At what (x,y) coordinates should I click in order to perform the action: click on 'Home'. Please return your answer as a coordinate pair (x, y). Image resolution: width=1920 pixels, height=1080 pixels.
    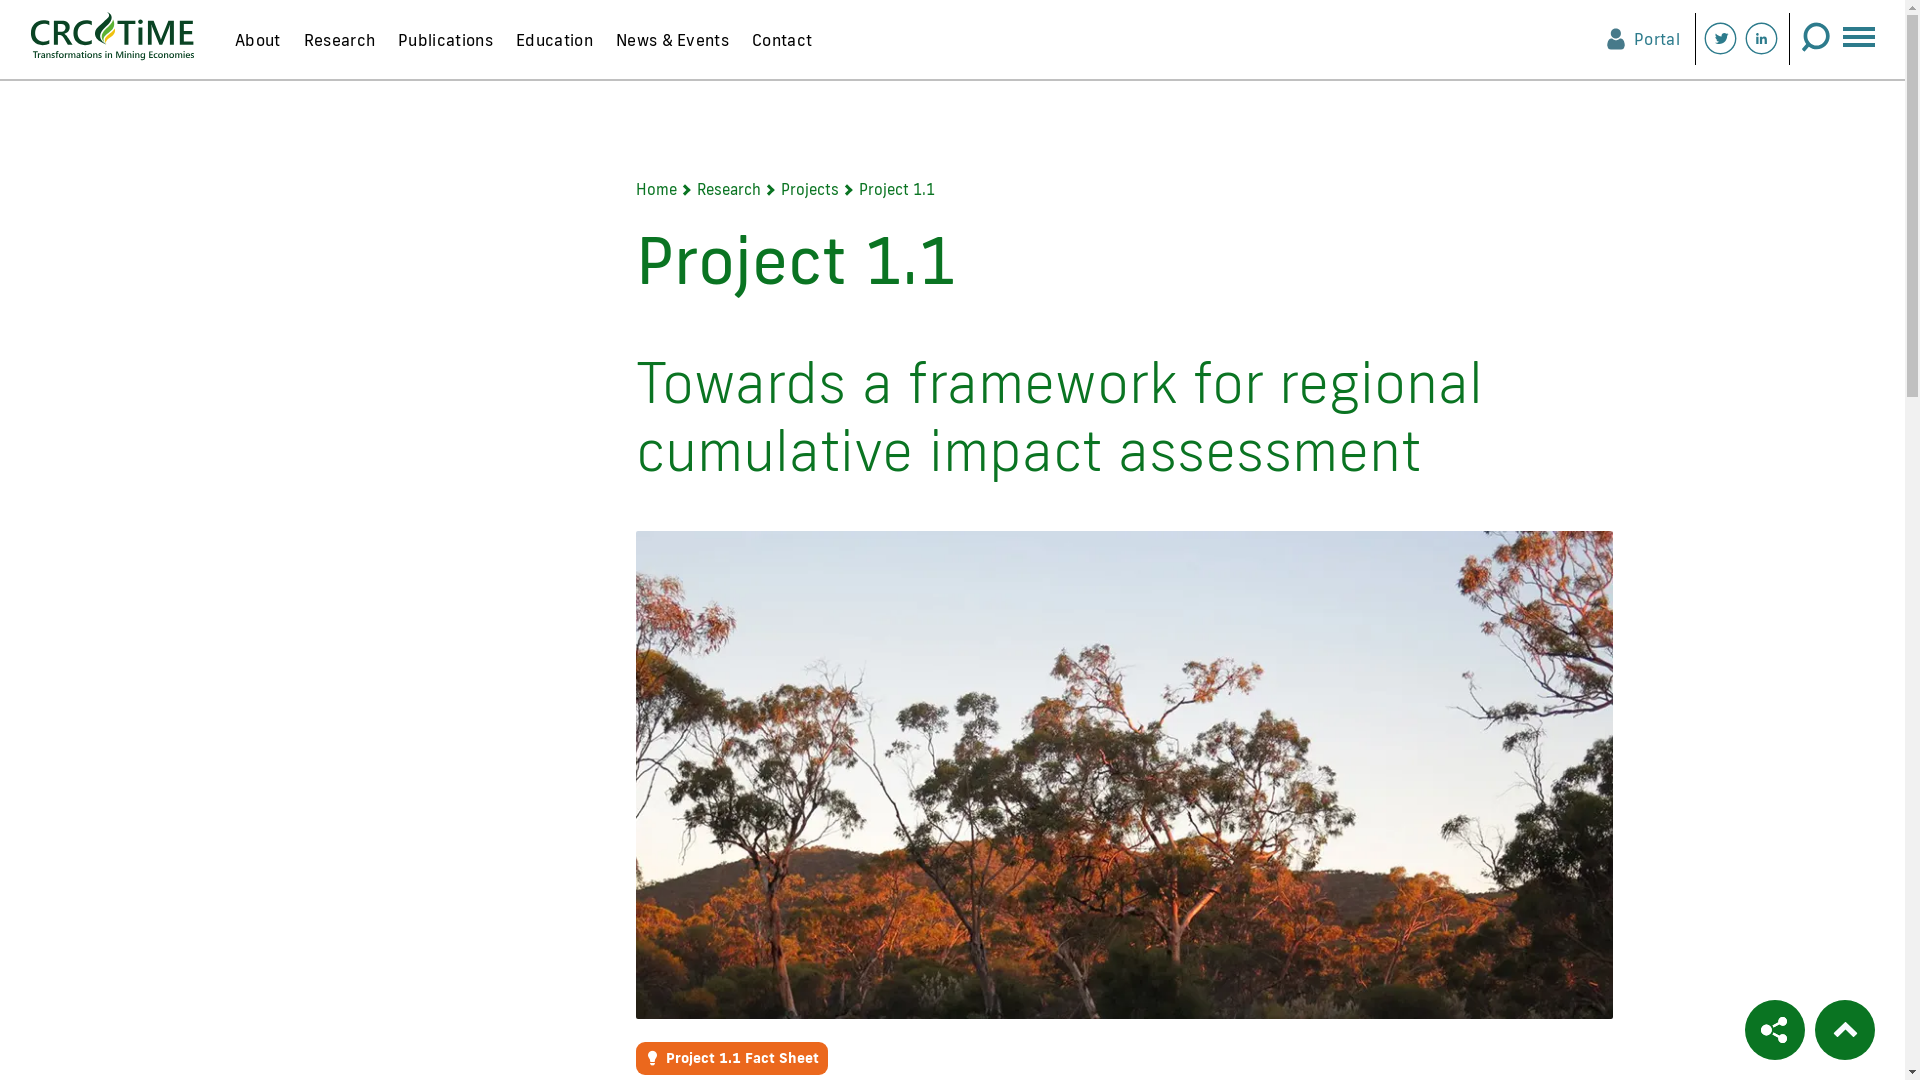
    Looking at the image, I should click on (656, 189).